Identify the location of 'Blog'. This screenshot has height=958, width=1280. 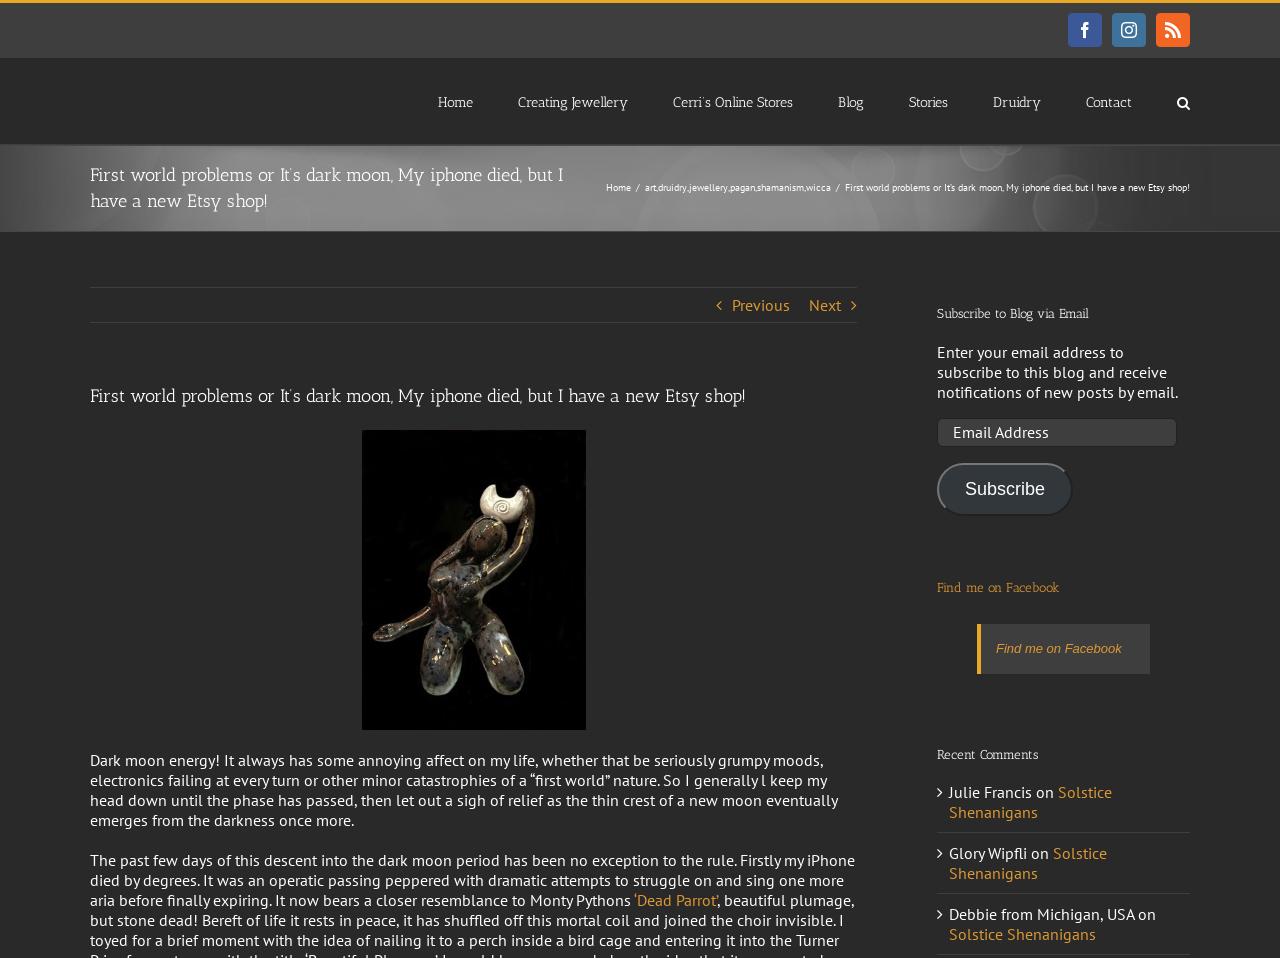
(850, 101).